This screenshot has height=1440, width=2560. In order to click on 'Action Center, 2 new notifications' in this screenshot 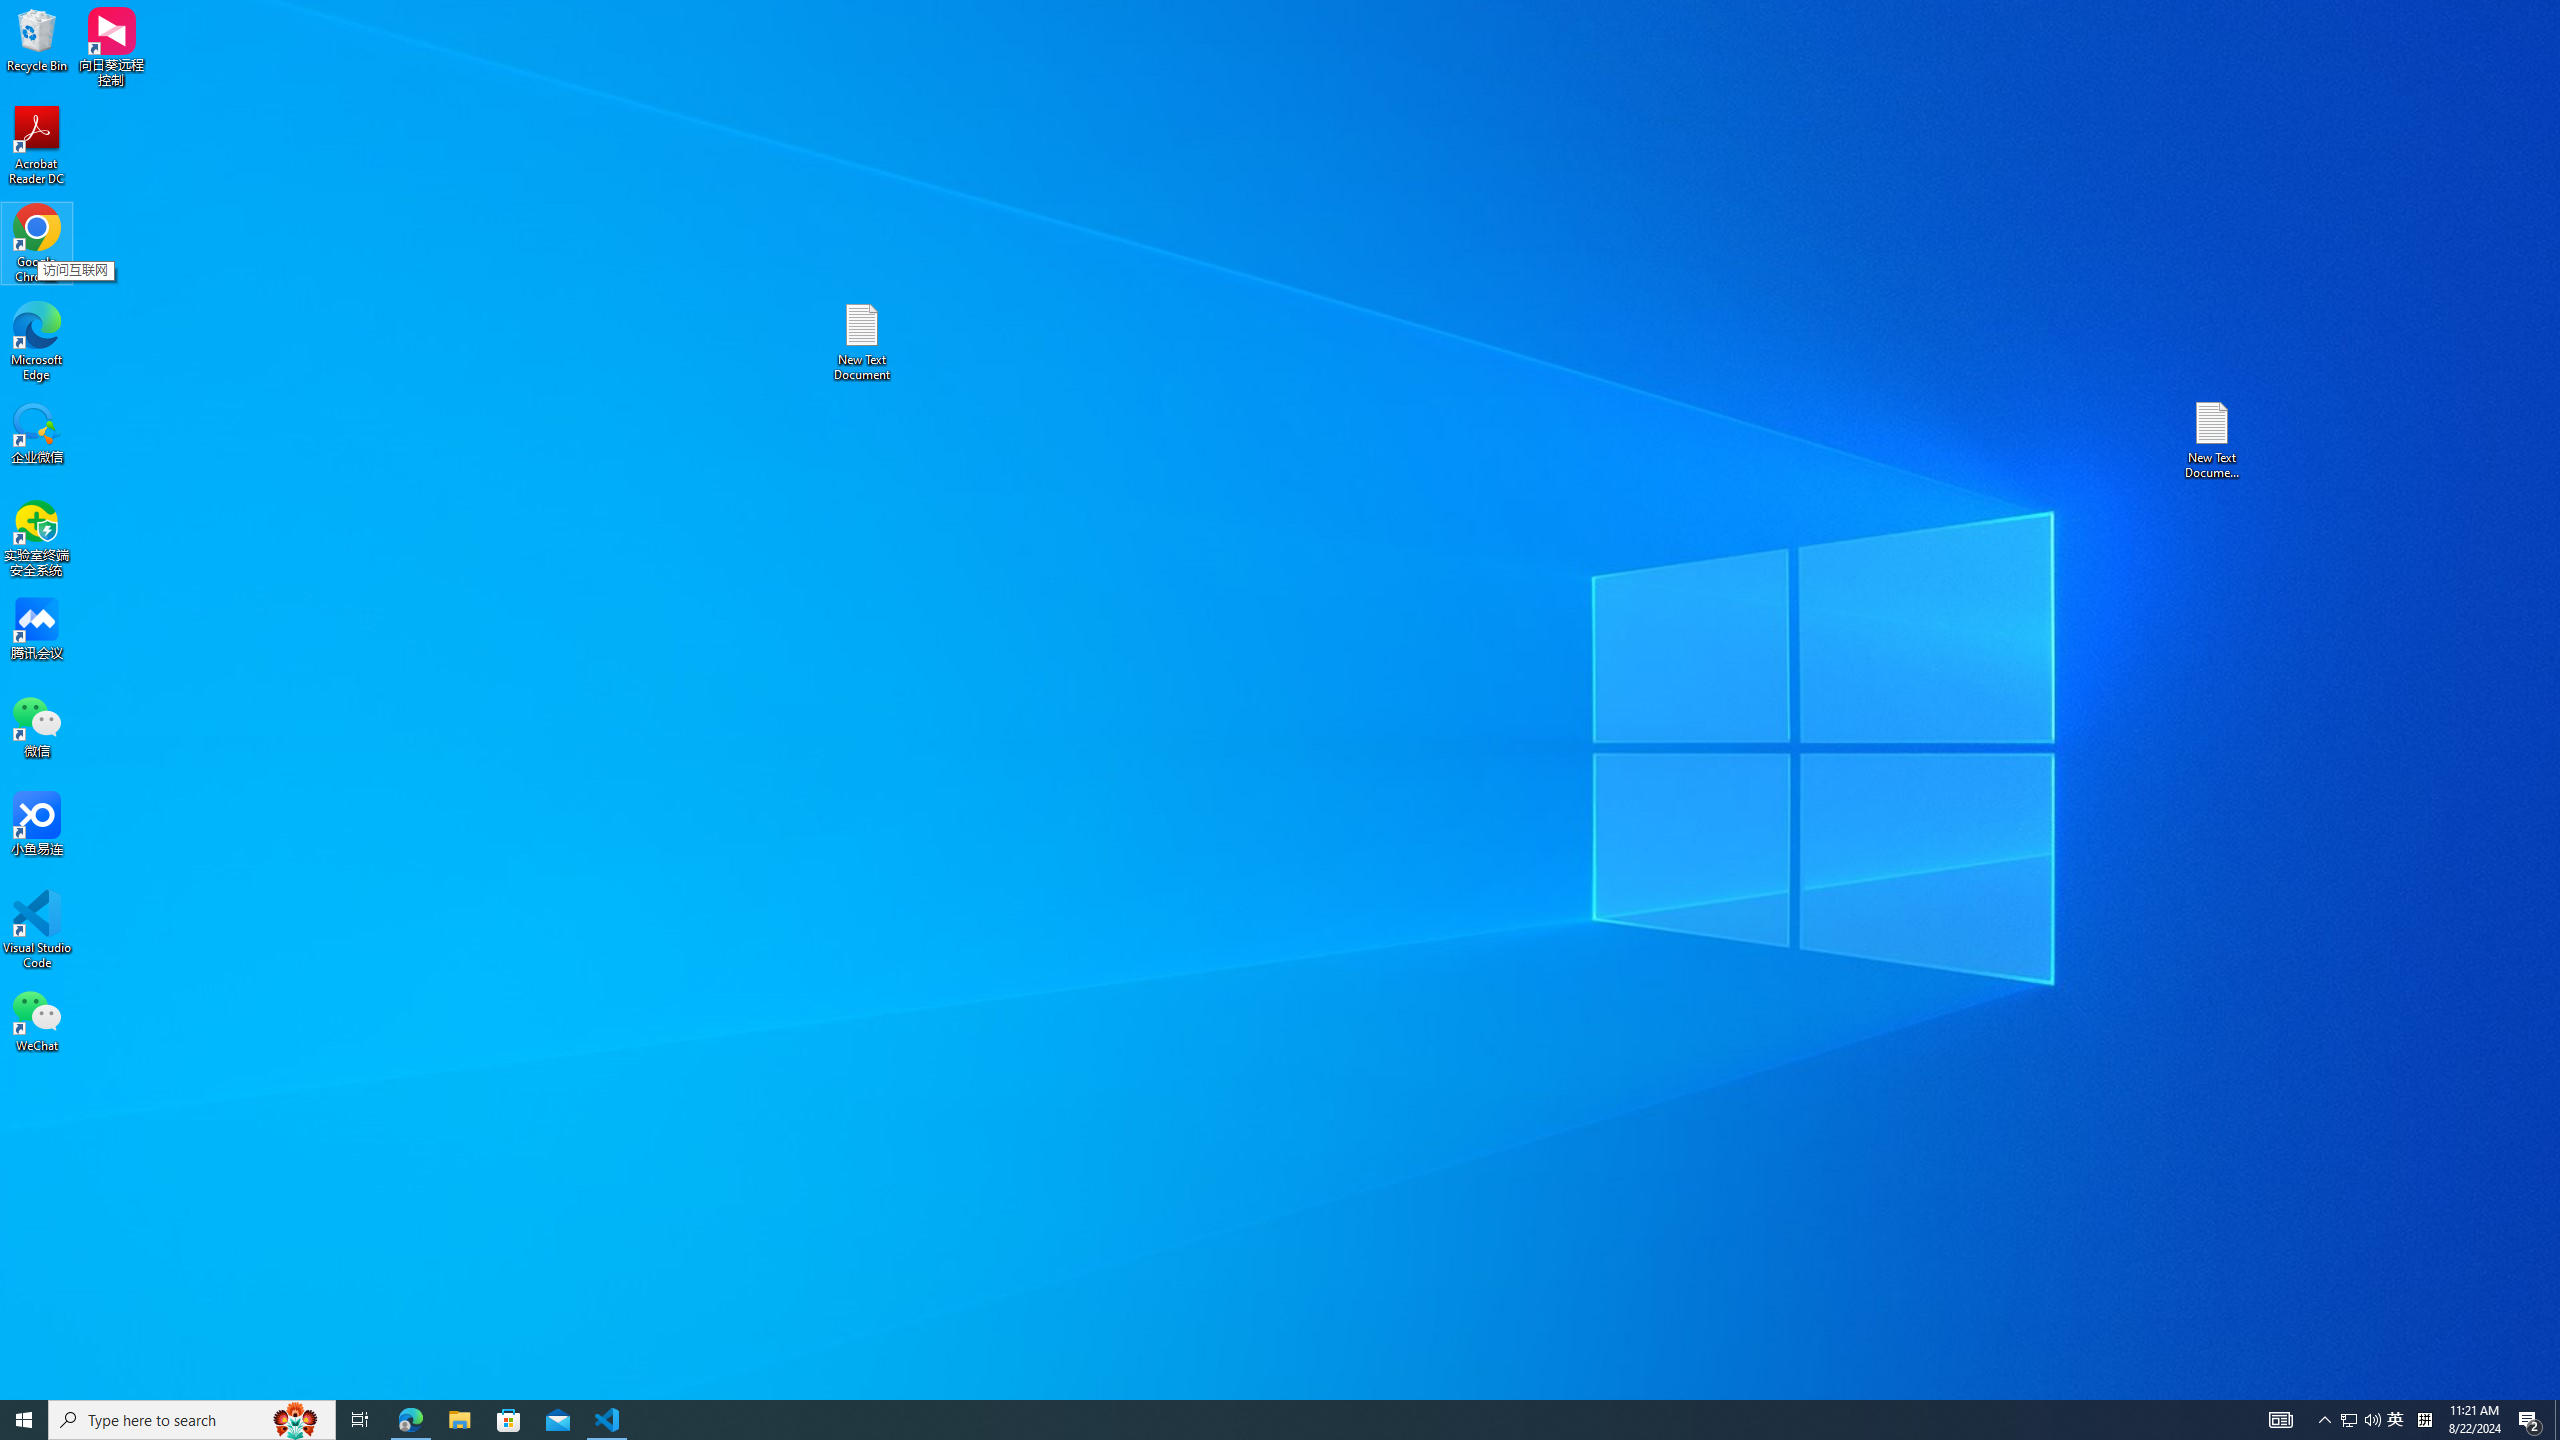, I will do `click(2530, 1418)`.